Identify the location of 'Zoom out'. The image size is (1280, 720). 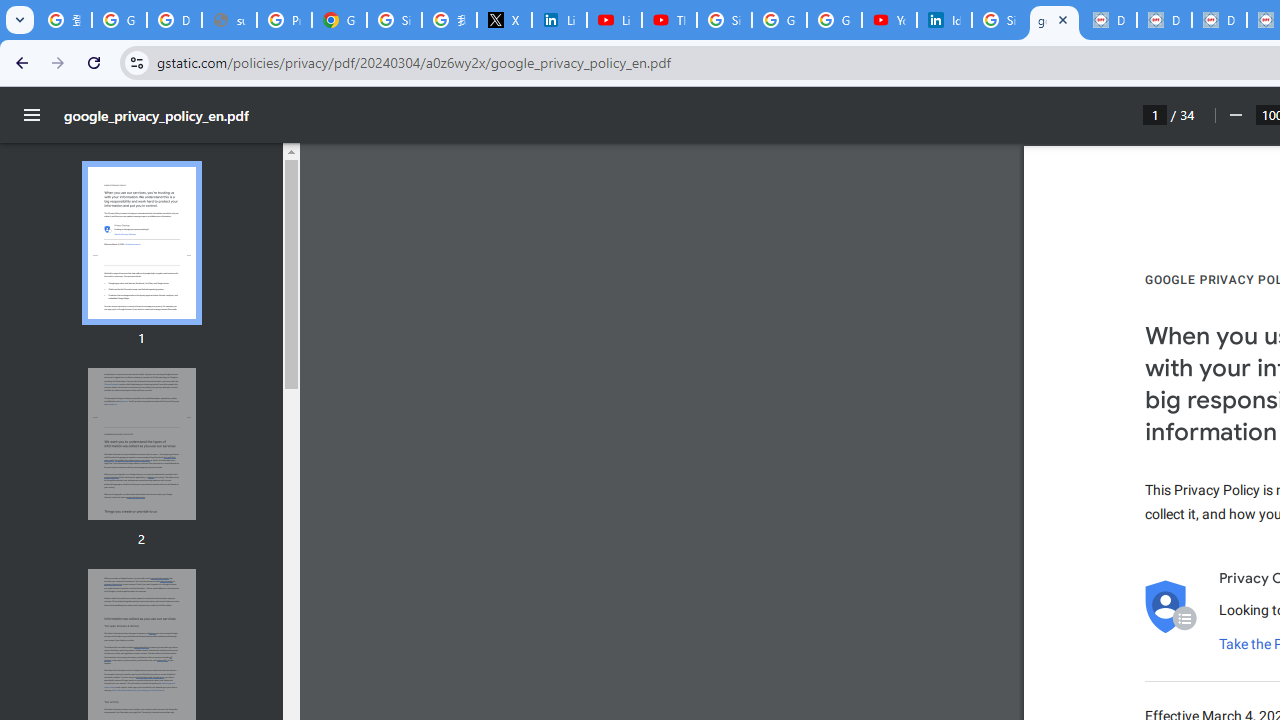
(1234, 115).